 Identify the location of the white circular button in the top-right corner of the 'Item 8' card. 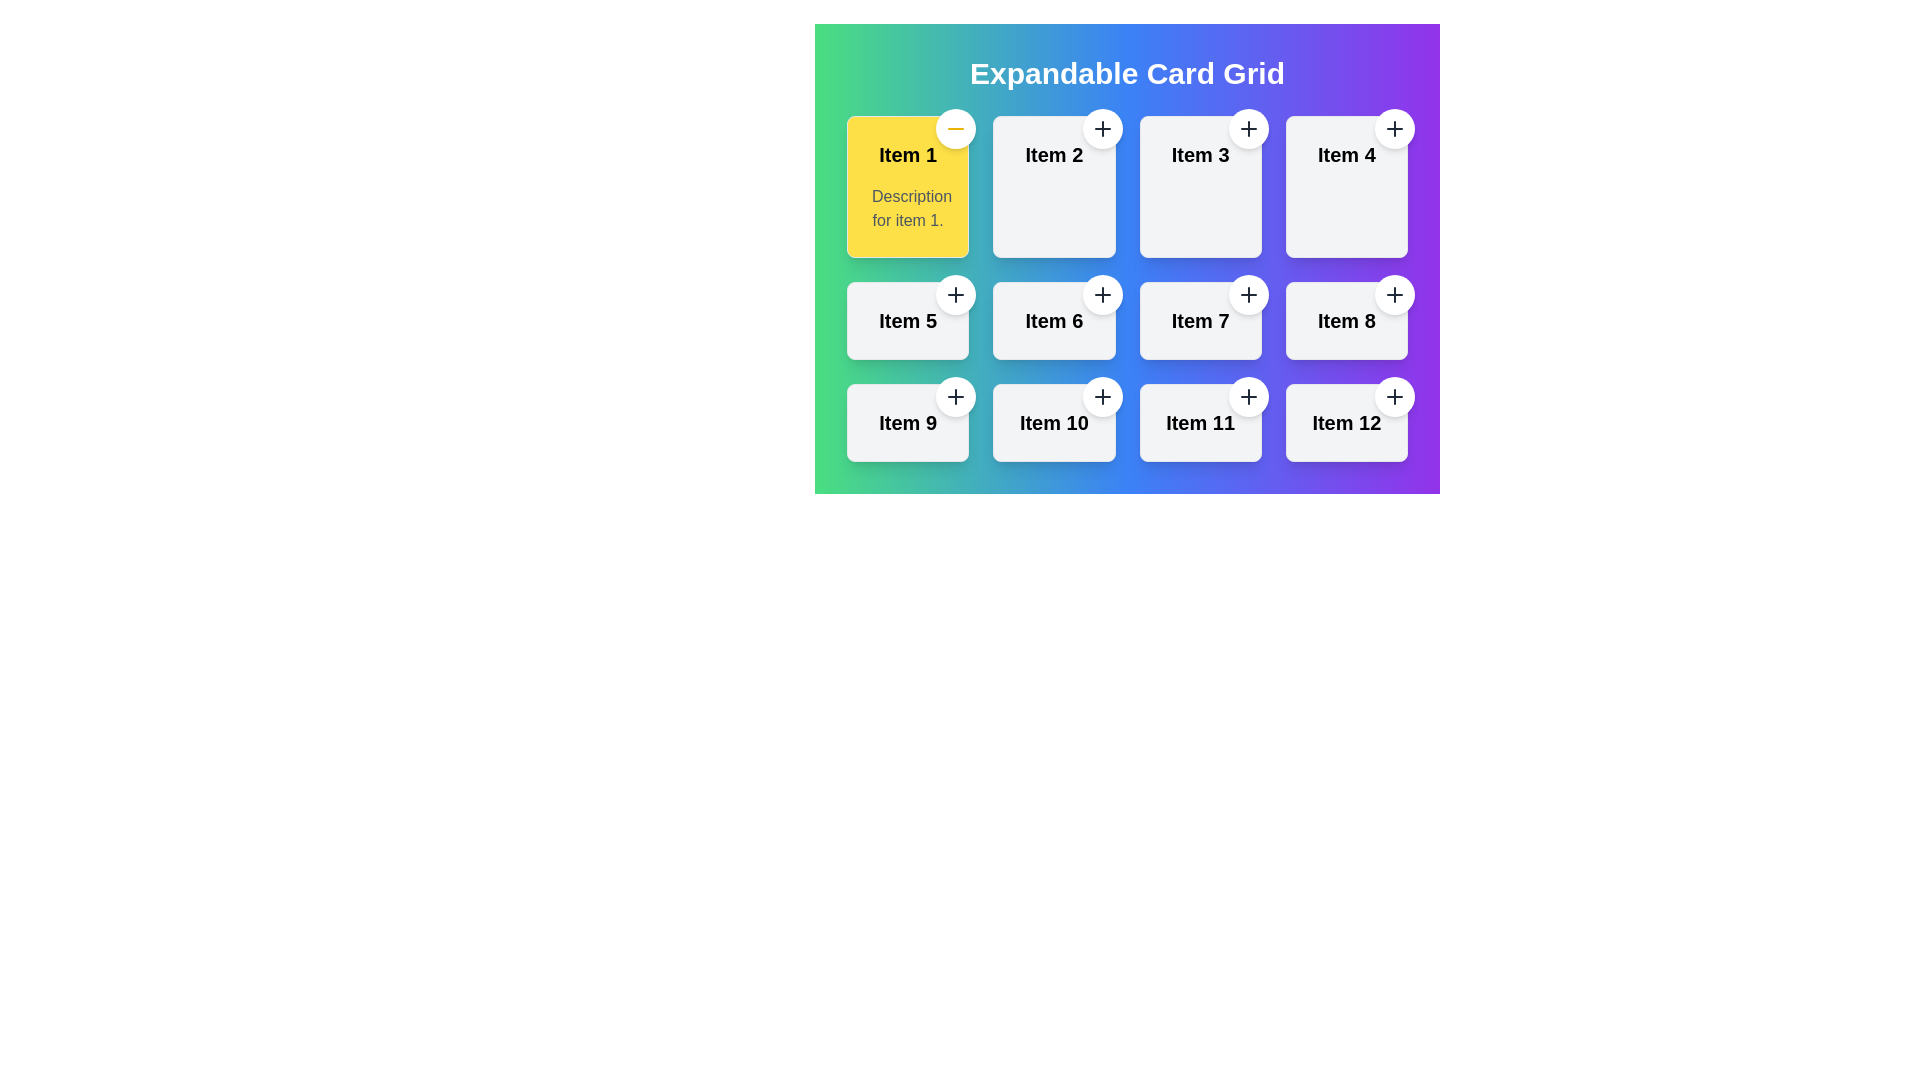
(1394, 294).